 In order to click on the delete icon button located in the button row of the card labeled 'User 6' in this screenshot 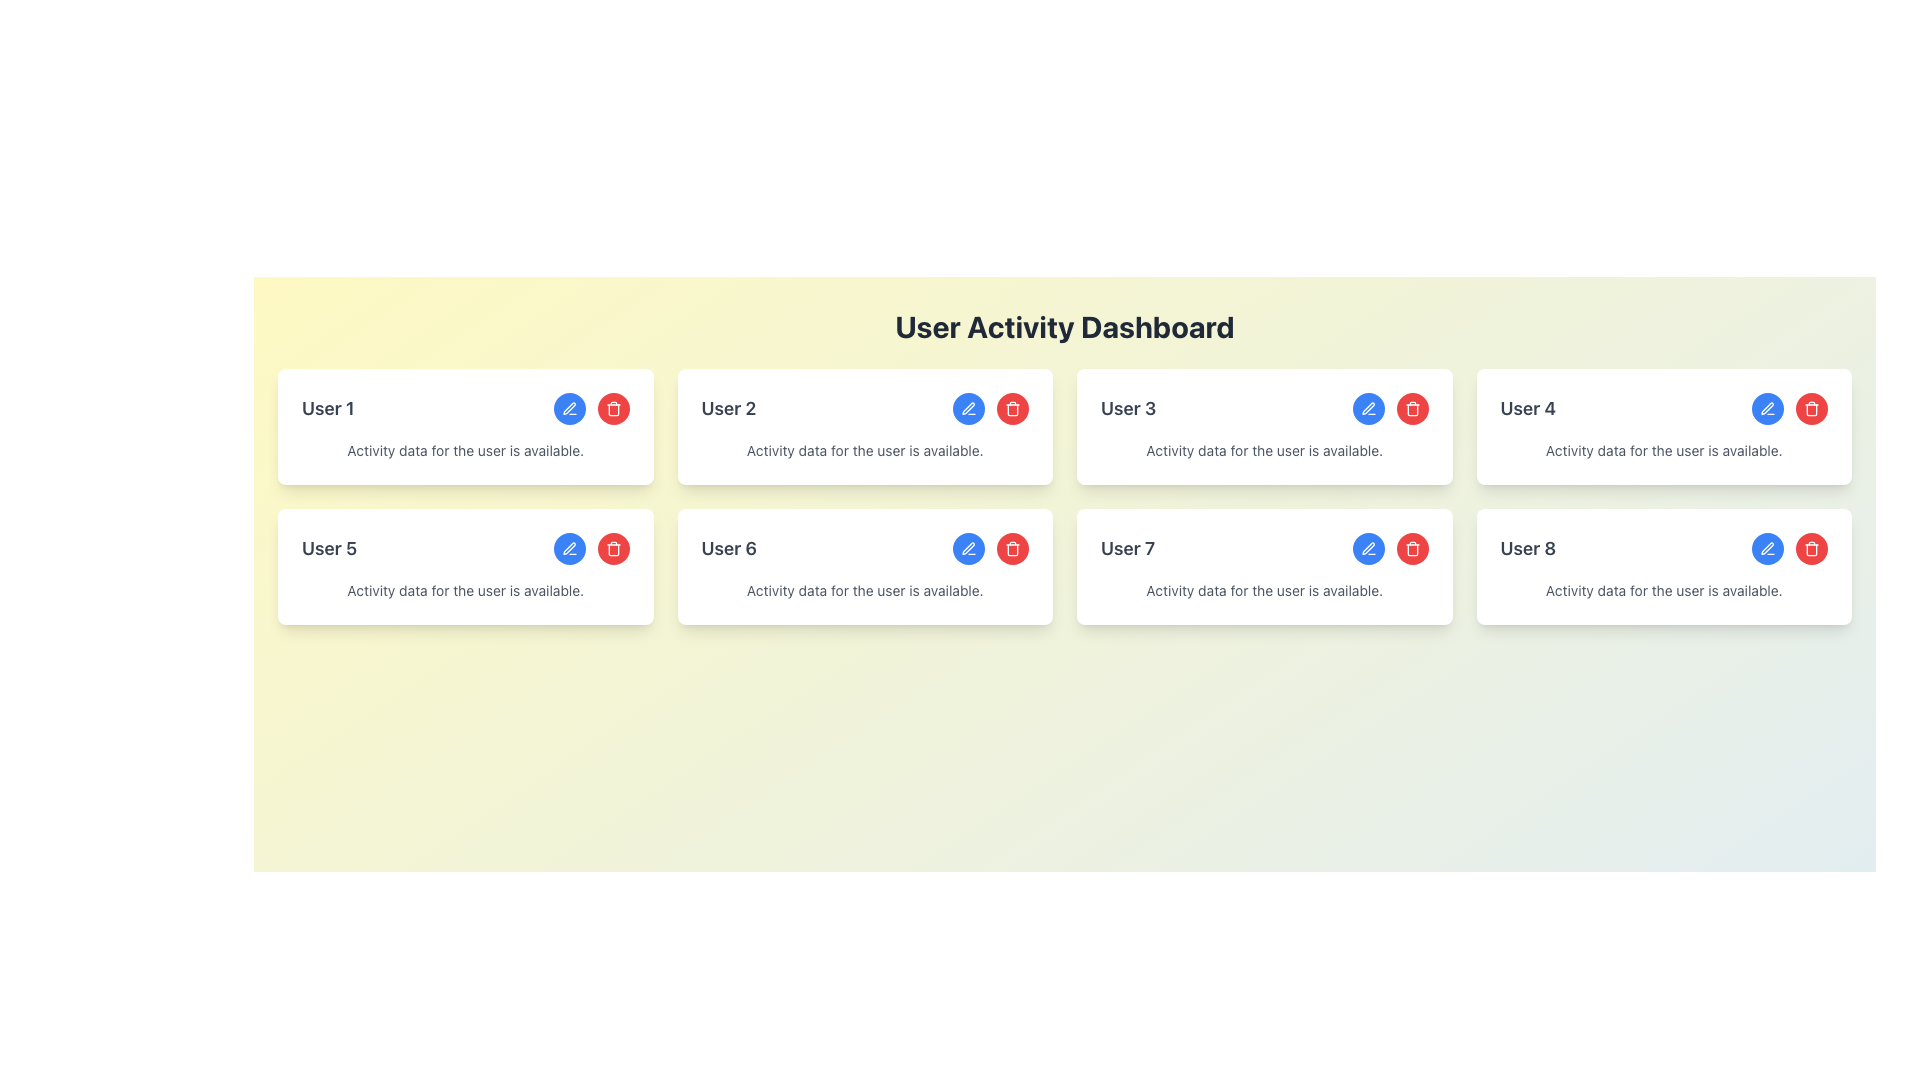, I will do `click(1012, 550)`.